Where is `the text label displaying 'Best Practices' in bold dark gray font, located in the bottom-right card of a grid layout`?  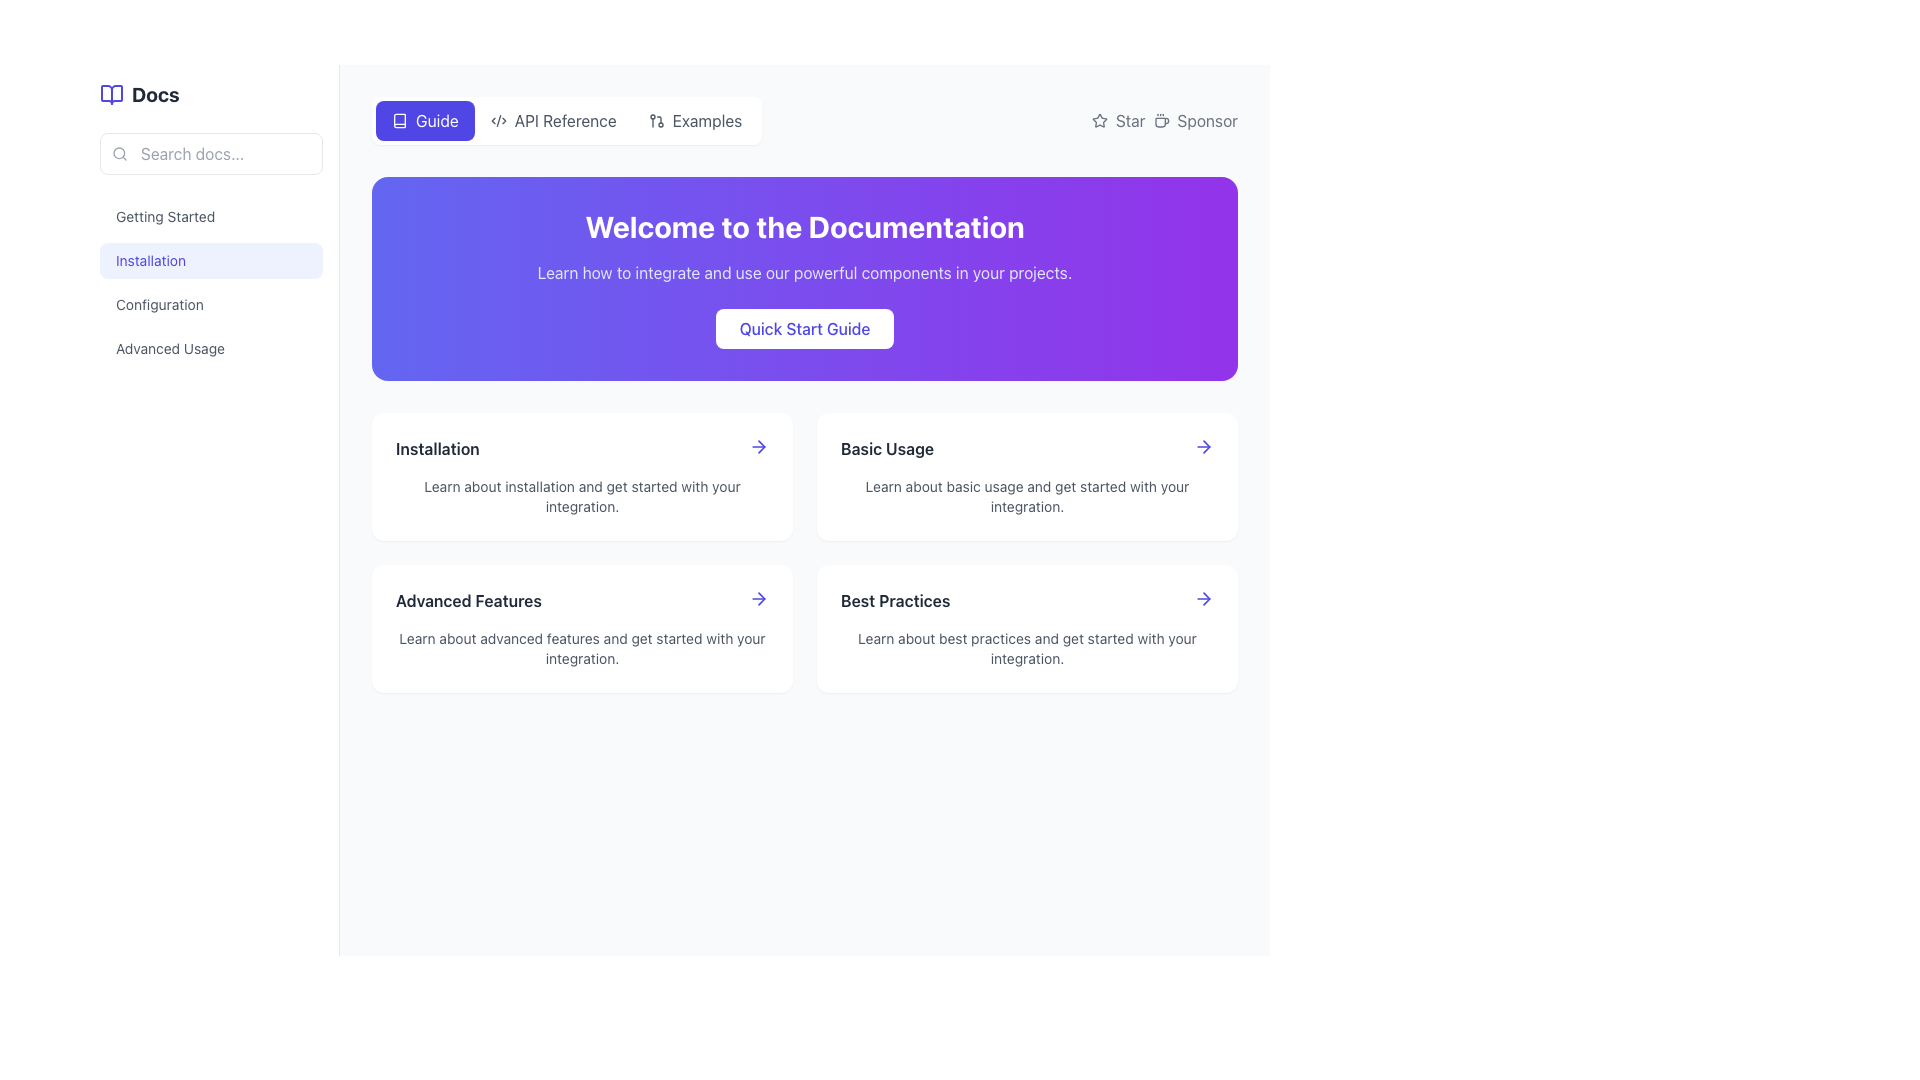 the text label displaying 'Best Practices' in bold dark gray font, located in the bottom-right card of a grid layout is located at coordinates (894, 600).